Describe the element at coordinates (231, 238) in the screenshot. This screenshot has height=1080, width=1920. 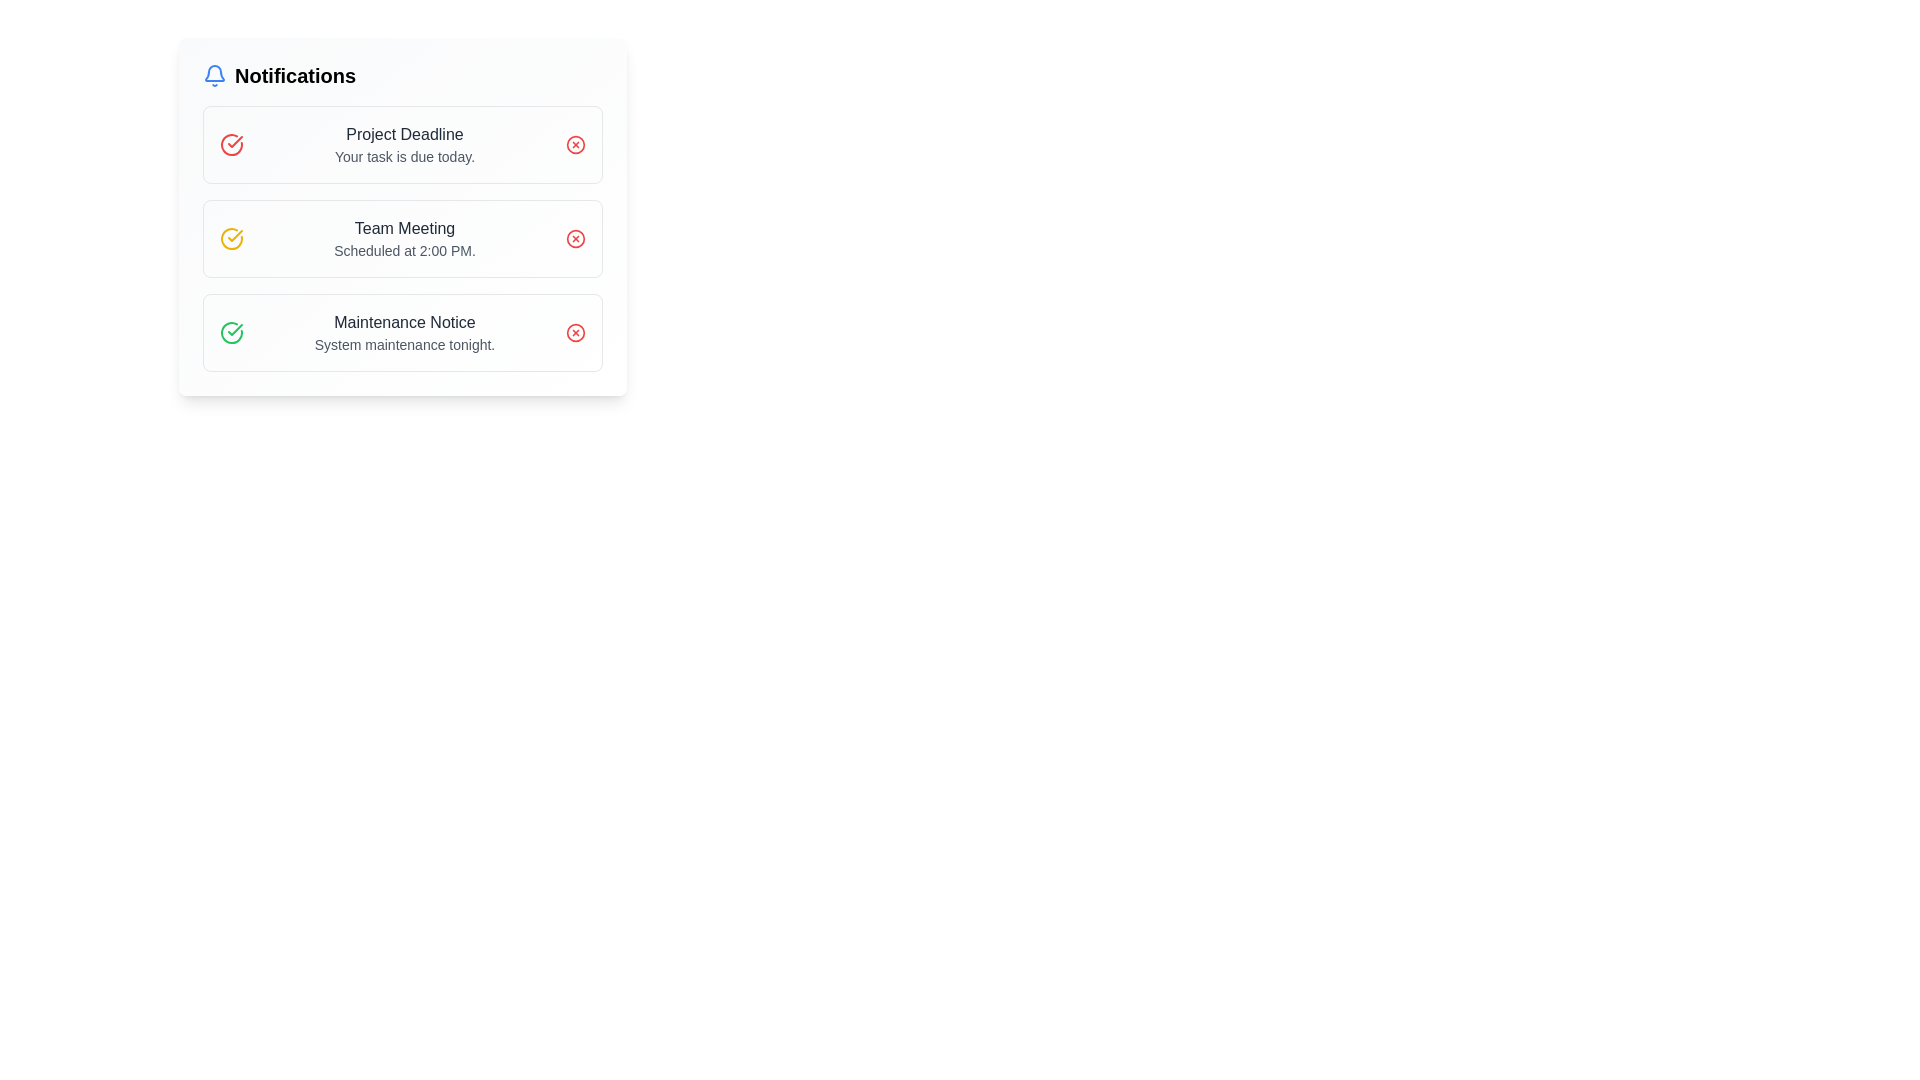
I see `circular yellow checkmark icon located to the left of the 'Team Meeting Scheduled at 2:00 PM' text in the notification card` at that location.